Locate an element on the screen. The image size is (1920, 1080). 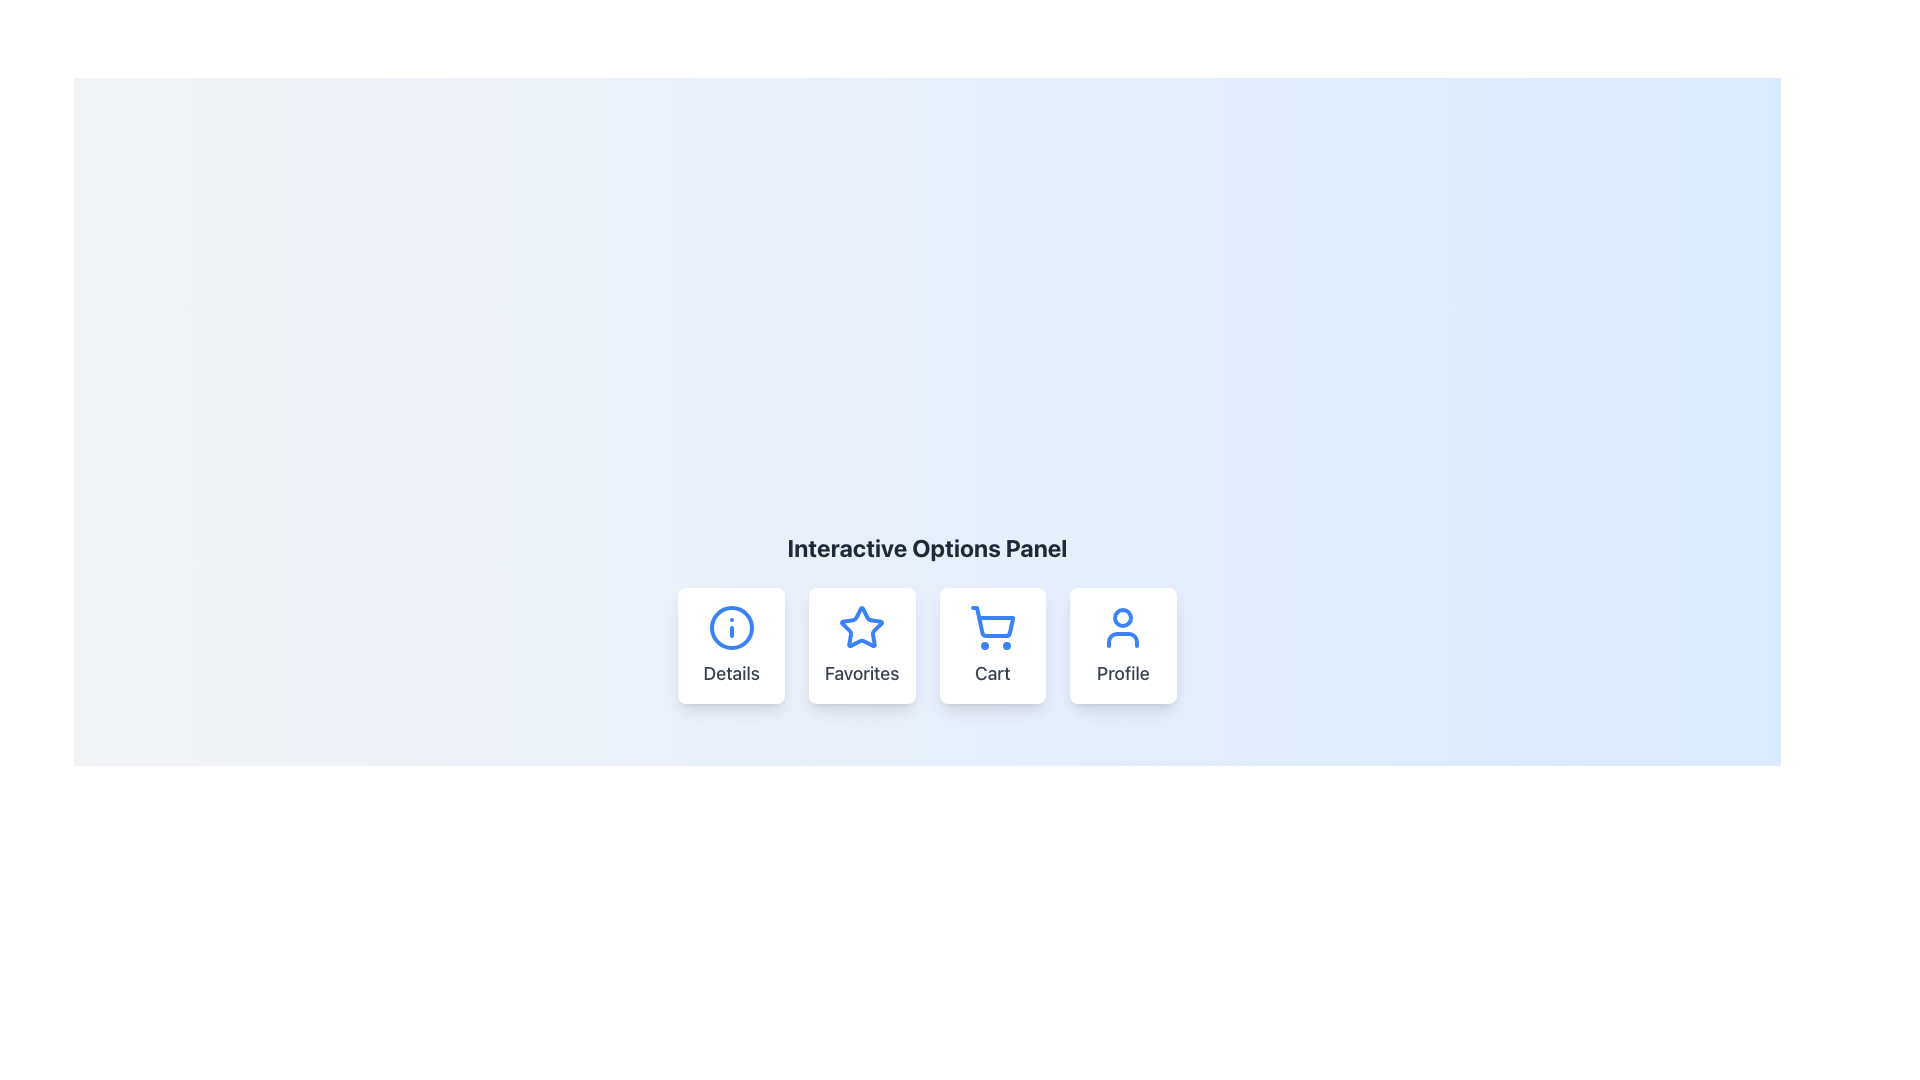
the 'Favorites' text label, which is styled in medium font size and gray color, located beneath the star icon in the 'Interactive Options Panel' is located at coordinates (862, 674).